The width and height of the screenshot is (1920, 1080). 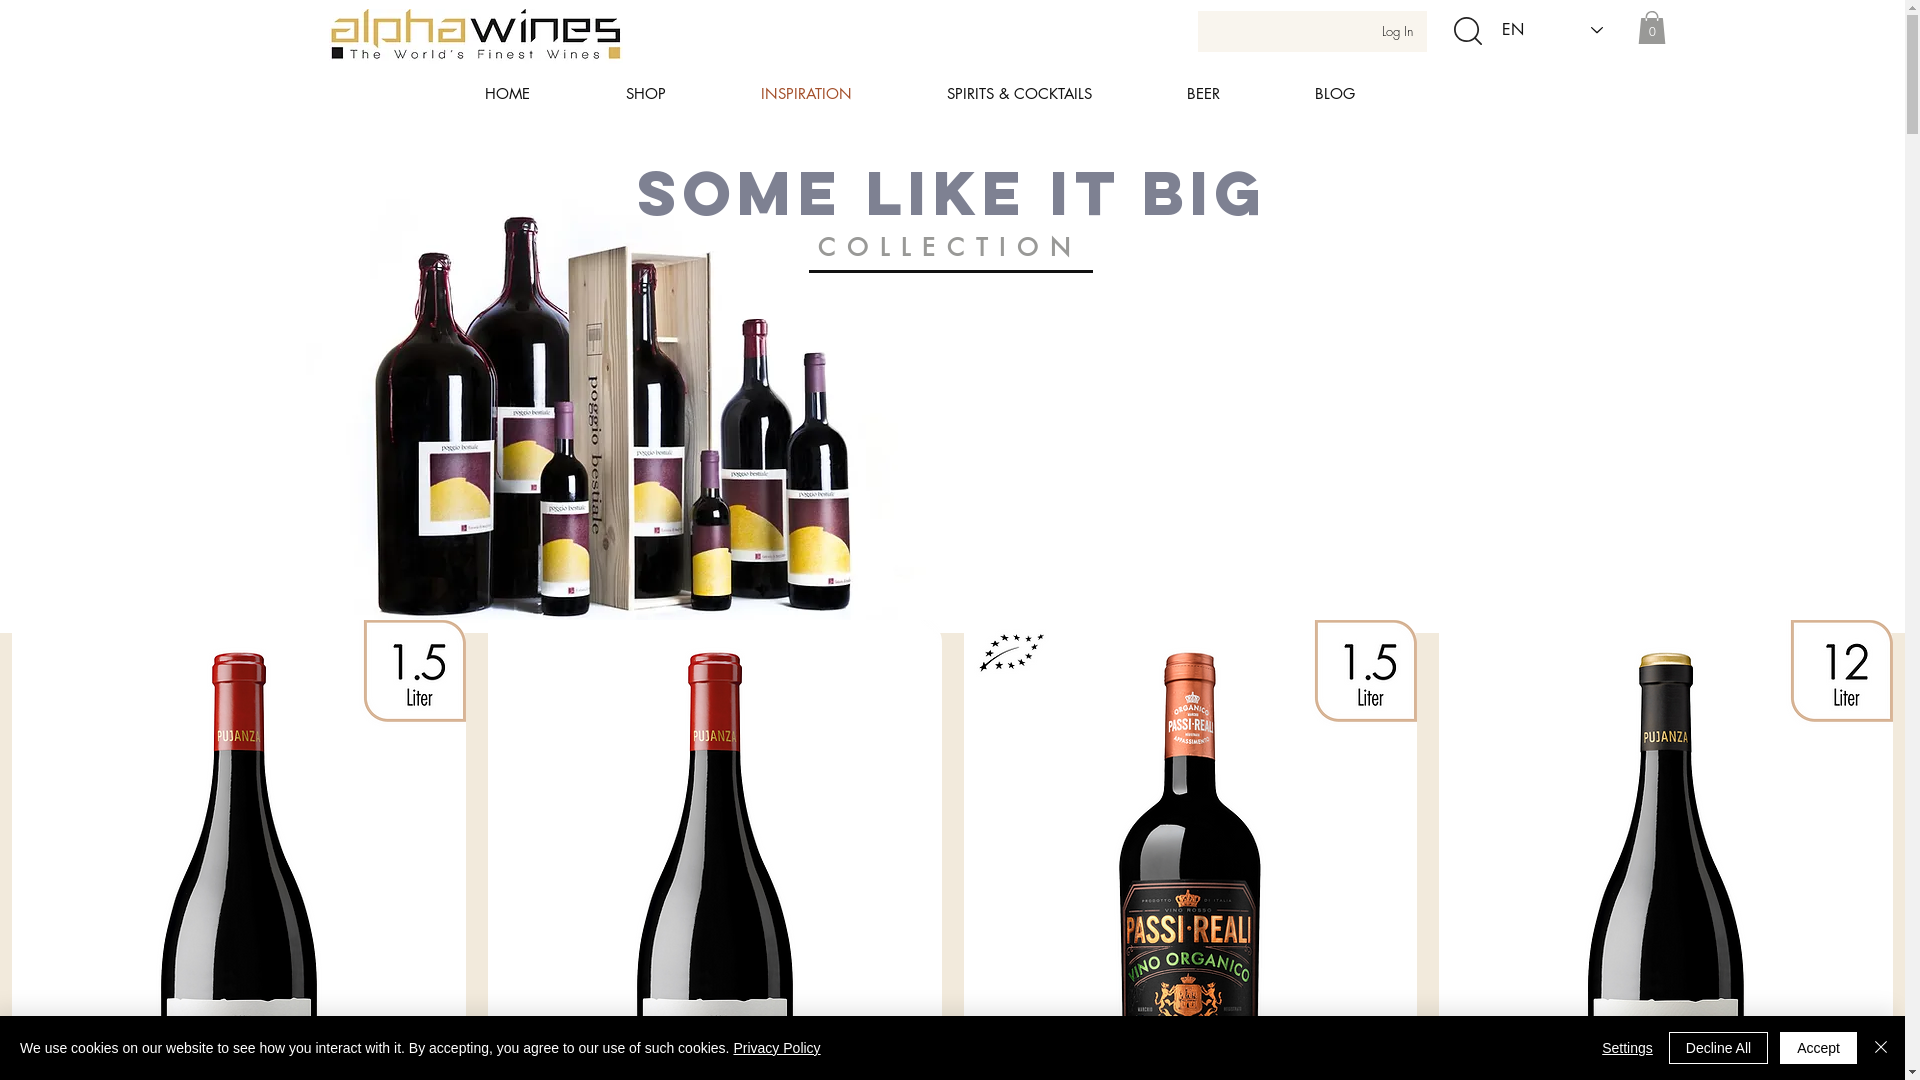 I want to click on '0', so click(x=1651, y=27).